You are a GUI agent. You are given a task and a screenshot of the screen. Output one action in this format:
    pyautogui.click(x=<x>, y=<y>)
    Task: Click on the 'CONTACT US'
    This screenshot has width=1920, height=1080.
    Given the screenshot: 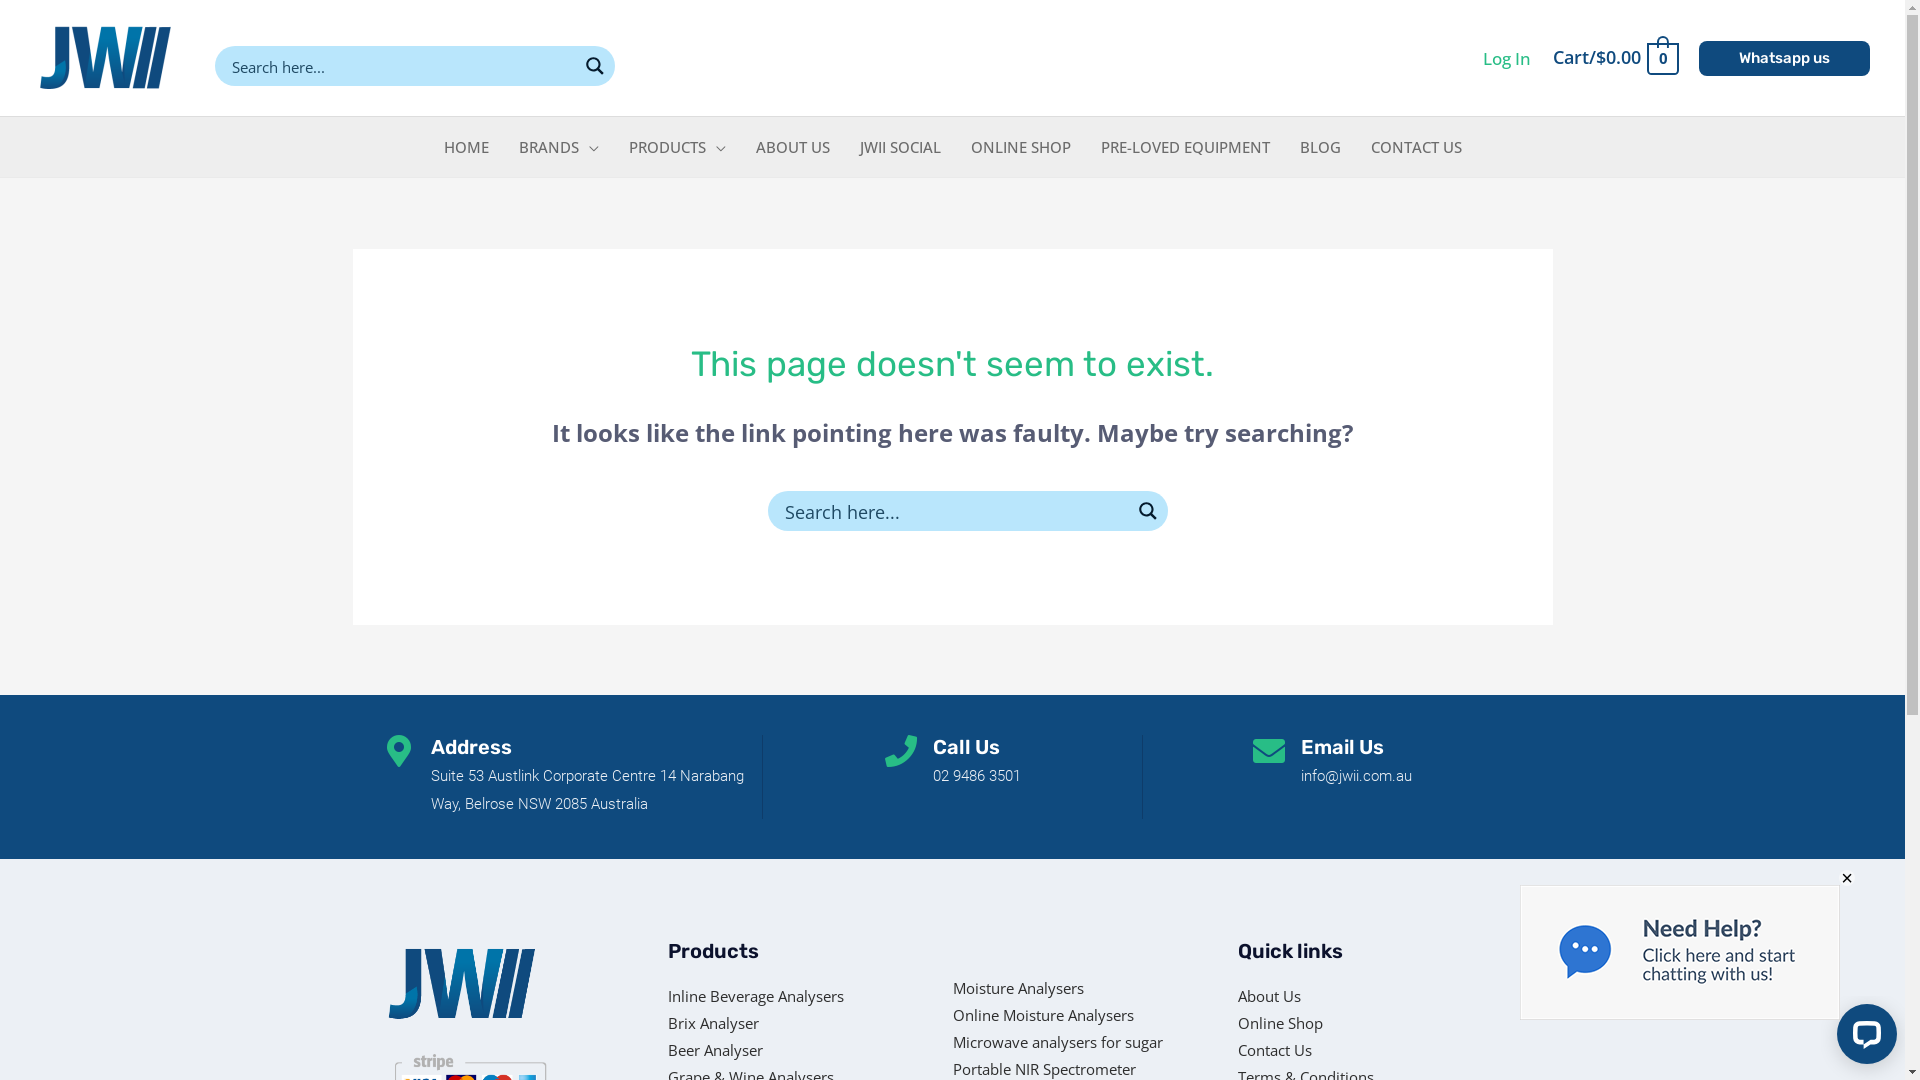 What is the action you would take?
    pyautogui.click(x=1415, y=145)
    